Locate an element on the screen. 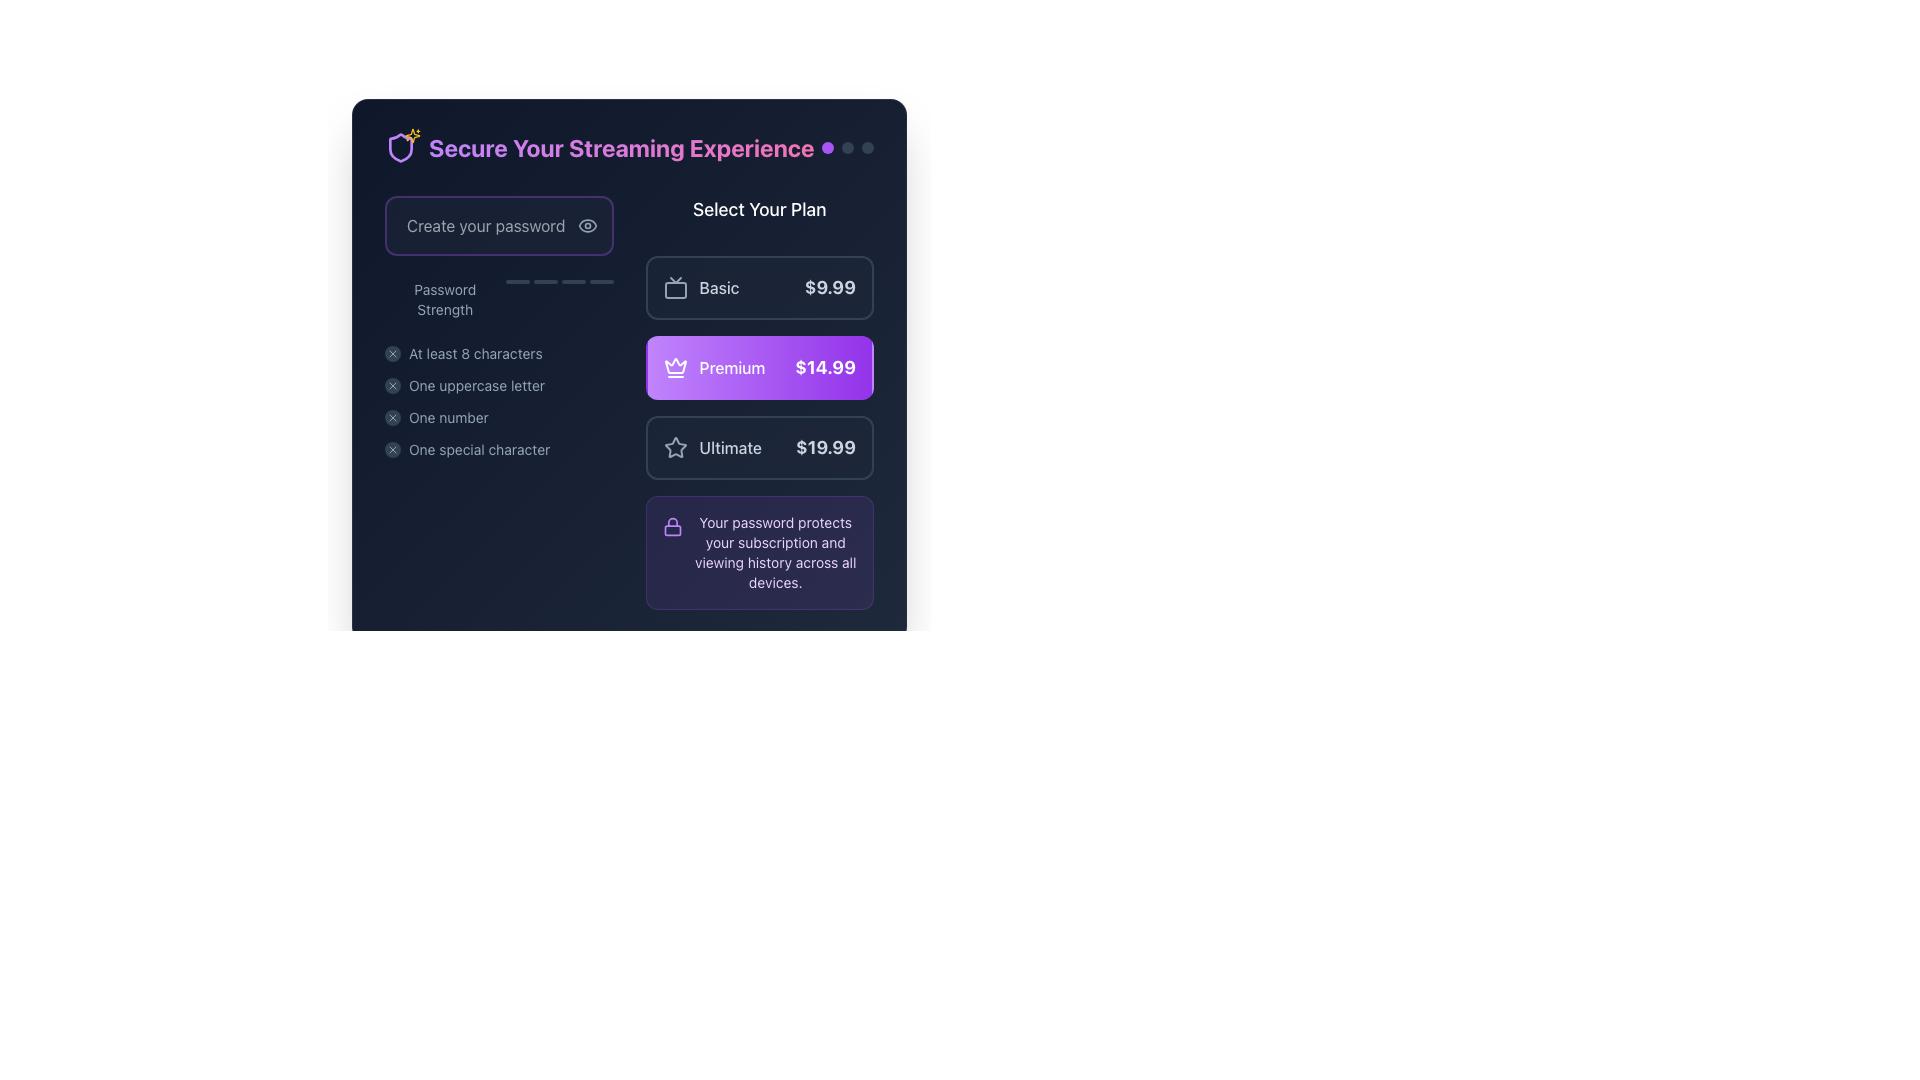 The width and height of the screenshot is (1920, 1080). the text heading styled with large, bold letters in a gradient color that reads 'Secure Your Streaming Experience', located at the top of the user interface area is located at coordinates (598, 146).